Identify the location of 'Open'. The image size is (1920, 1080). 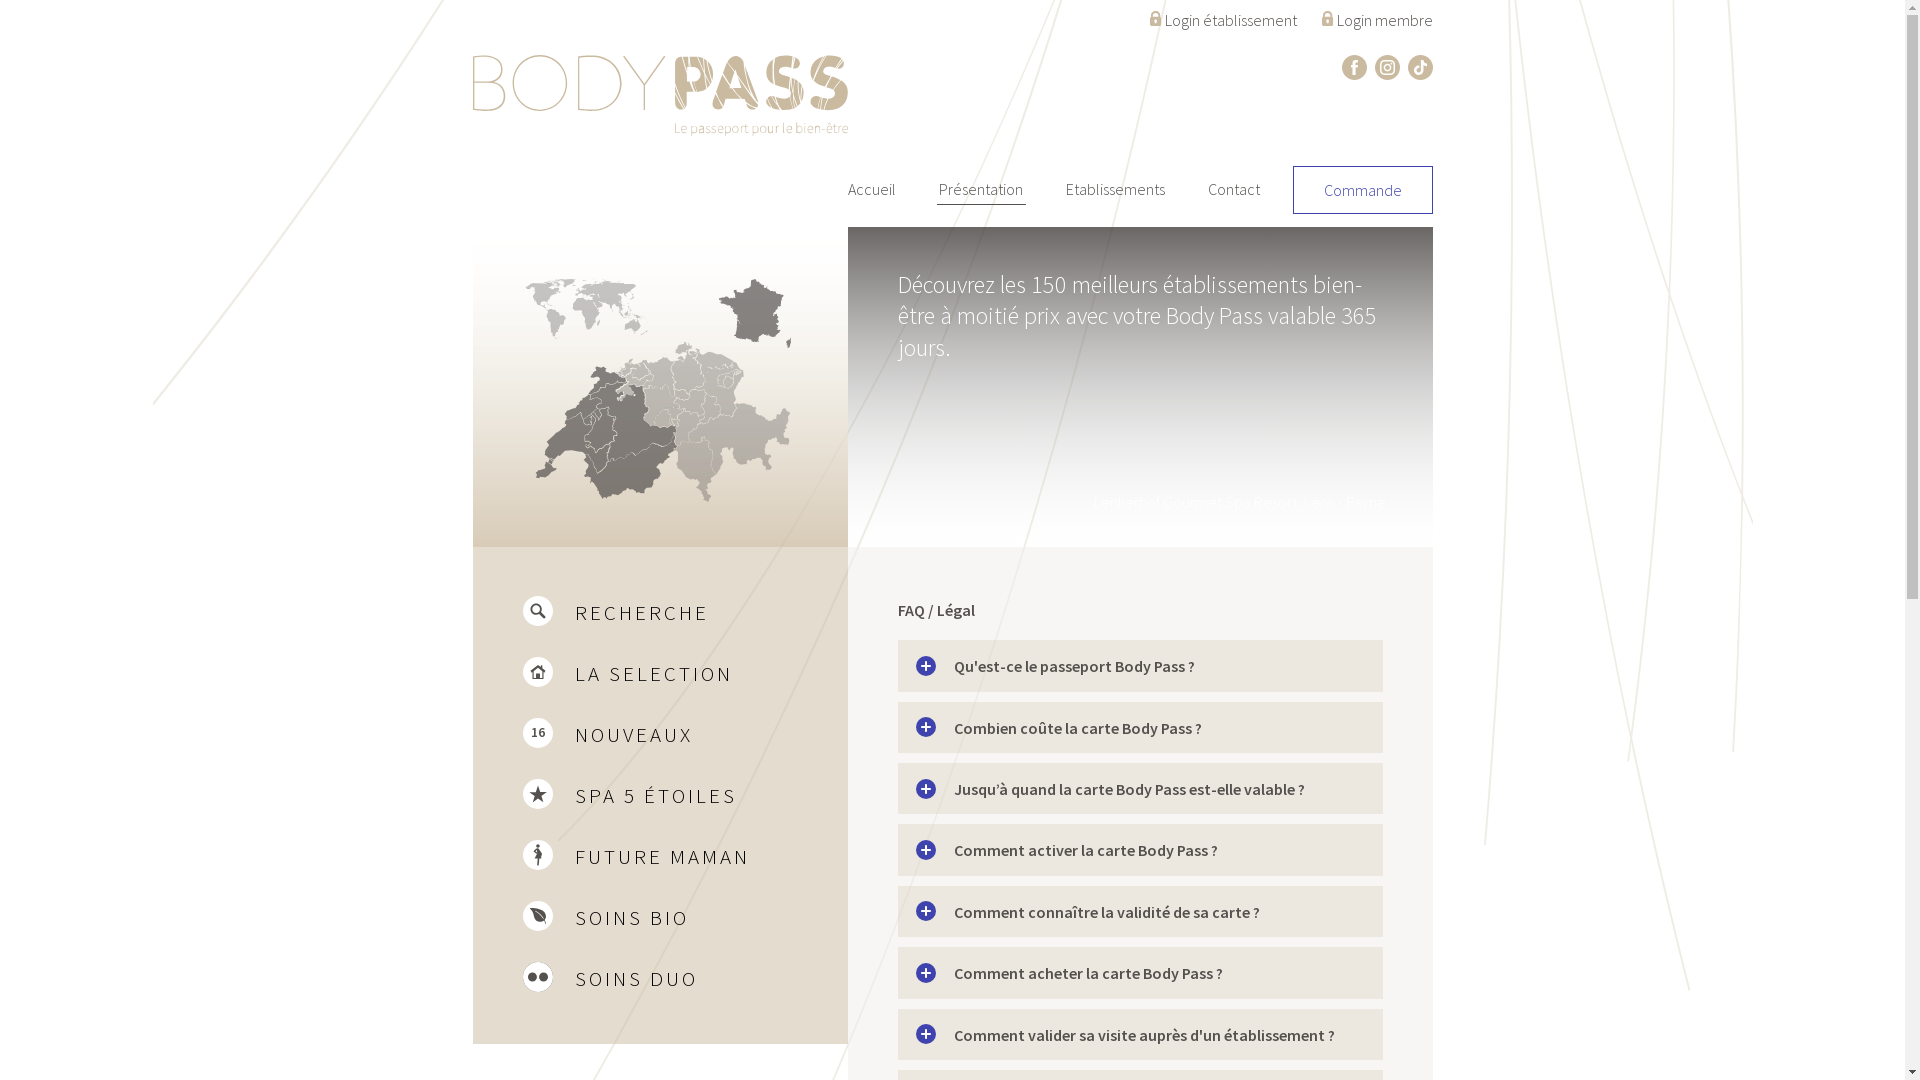
(925, 788).